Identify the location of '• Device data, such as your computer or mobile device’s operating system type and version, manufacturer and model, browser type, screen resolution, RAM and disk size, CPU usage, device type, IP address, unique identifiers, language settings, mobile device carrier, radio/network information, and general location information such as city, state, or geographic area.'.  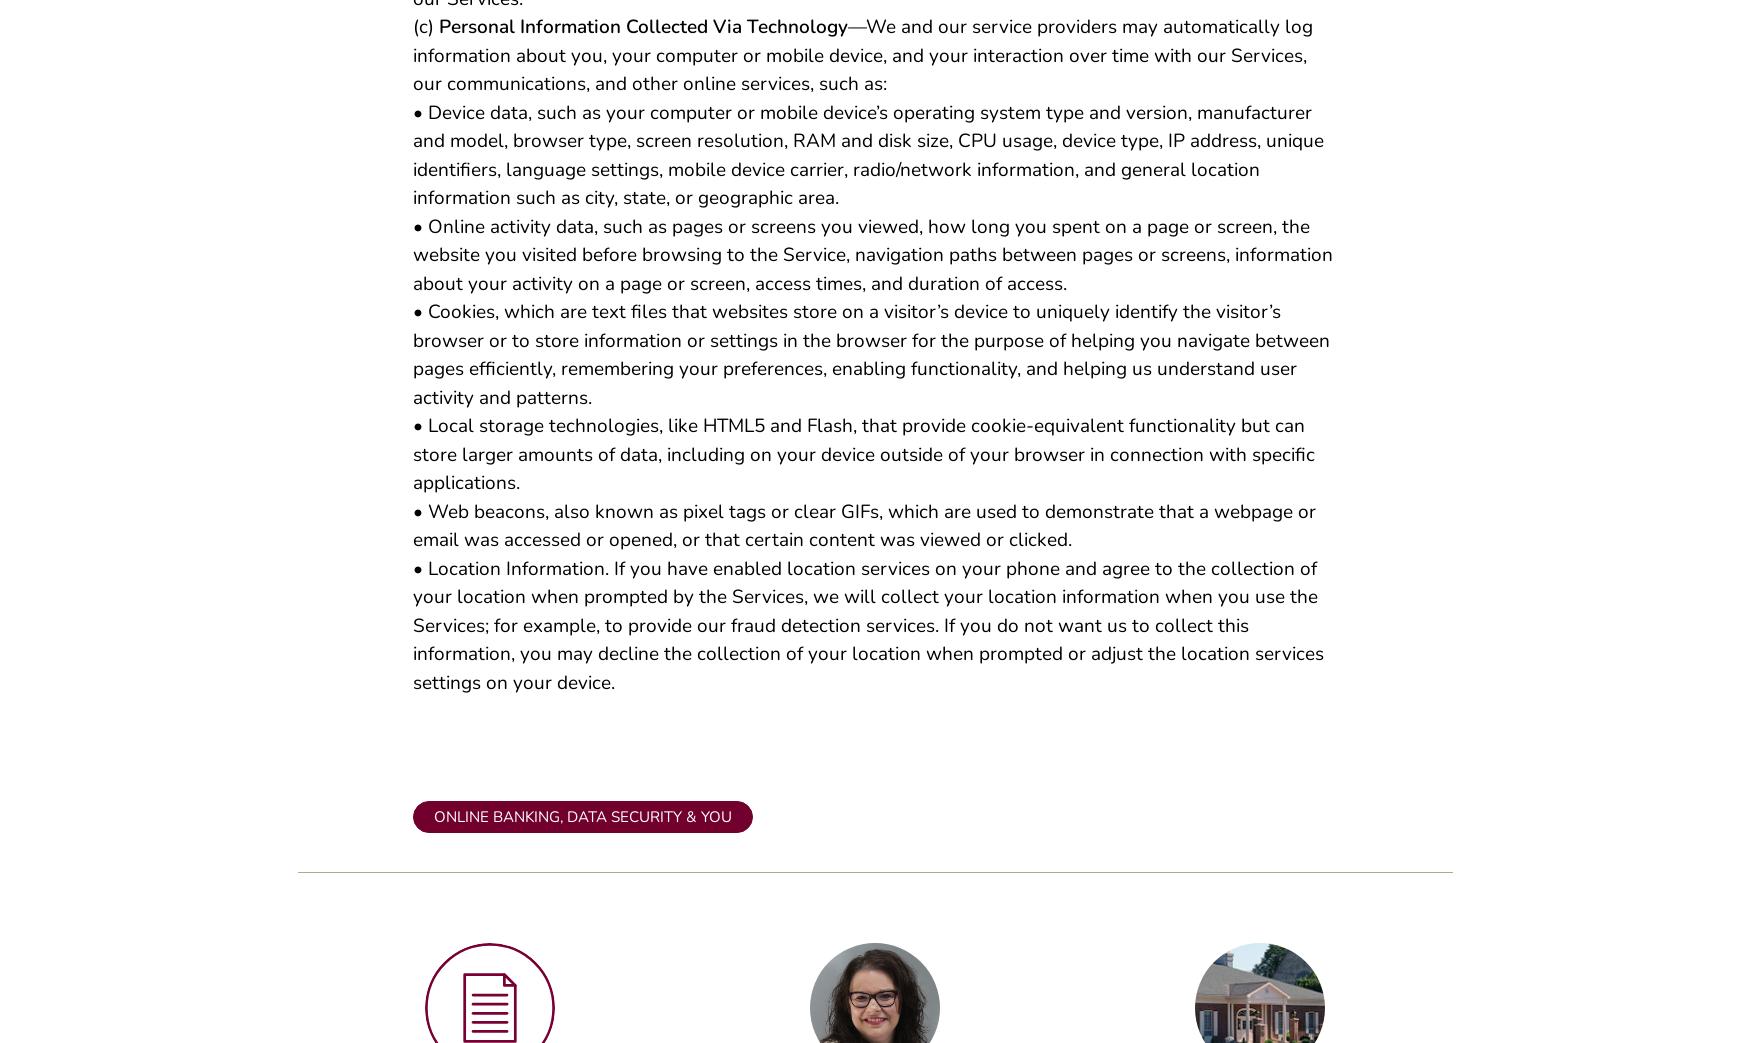
(867, 162).